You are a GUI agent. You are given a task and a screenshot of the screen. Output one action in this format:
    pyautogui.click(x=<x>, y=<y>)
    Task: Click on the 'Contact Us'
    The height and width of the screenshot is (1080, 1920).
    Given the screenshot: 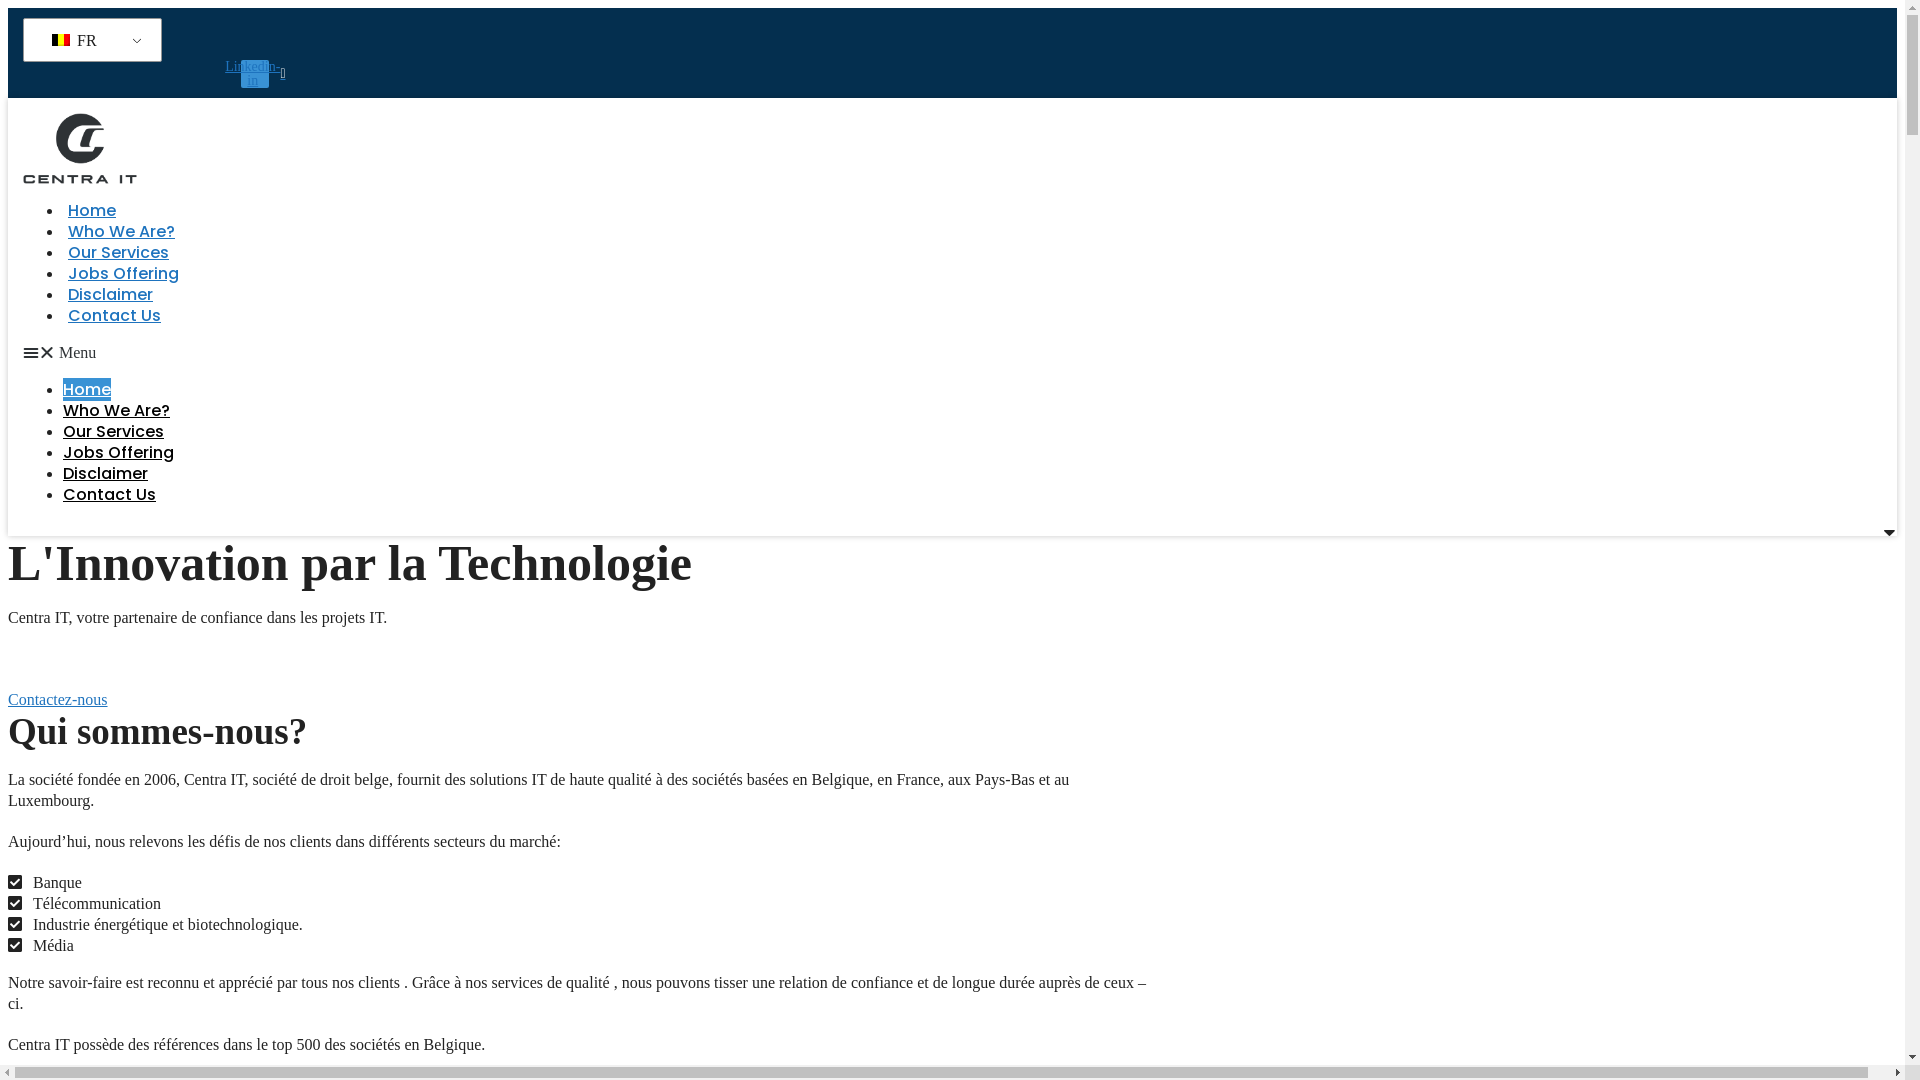 What is the action you would take?
    pyautogui.click(x=113, y=315)
    